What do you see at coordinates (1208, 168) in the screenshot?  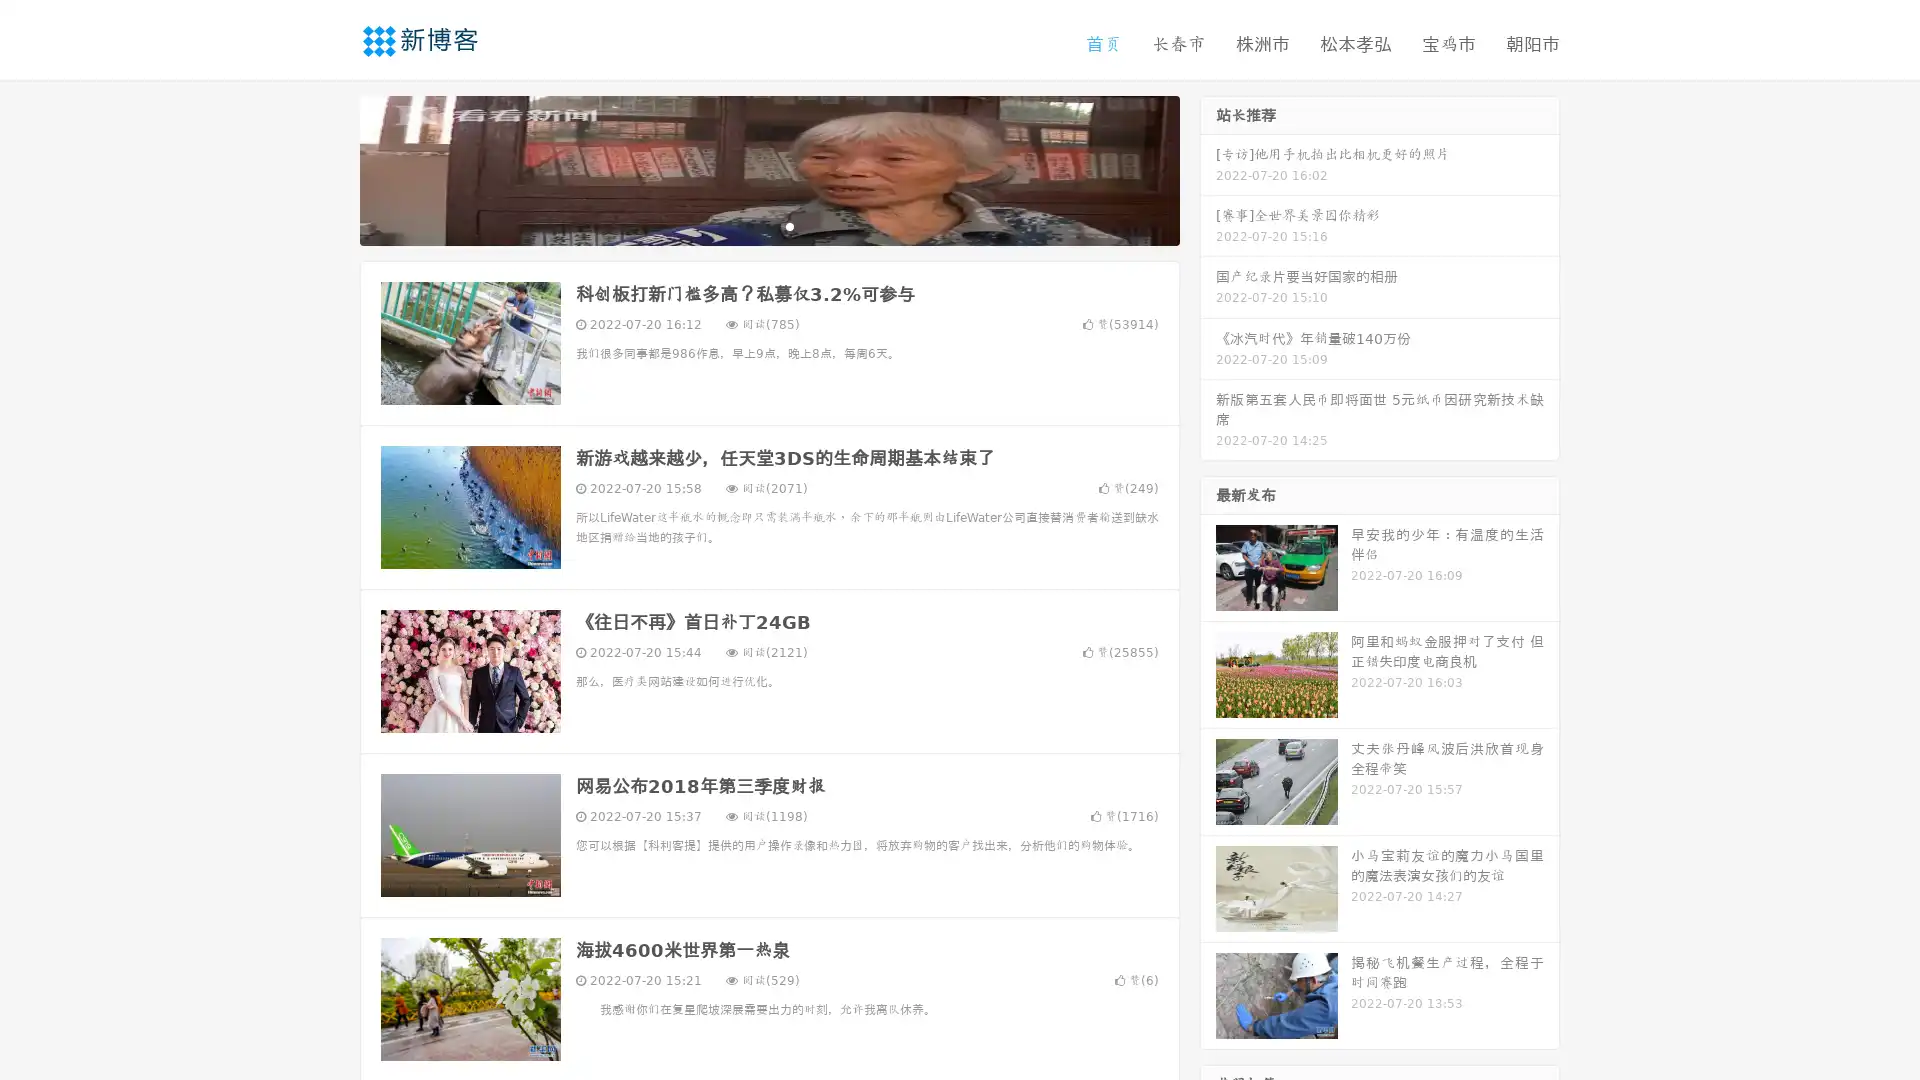 I see `Next slide` at bounding box center [1208, 168].